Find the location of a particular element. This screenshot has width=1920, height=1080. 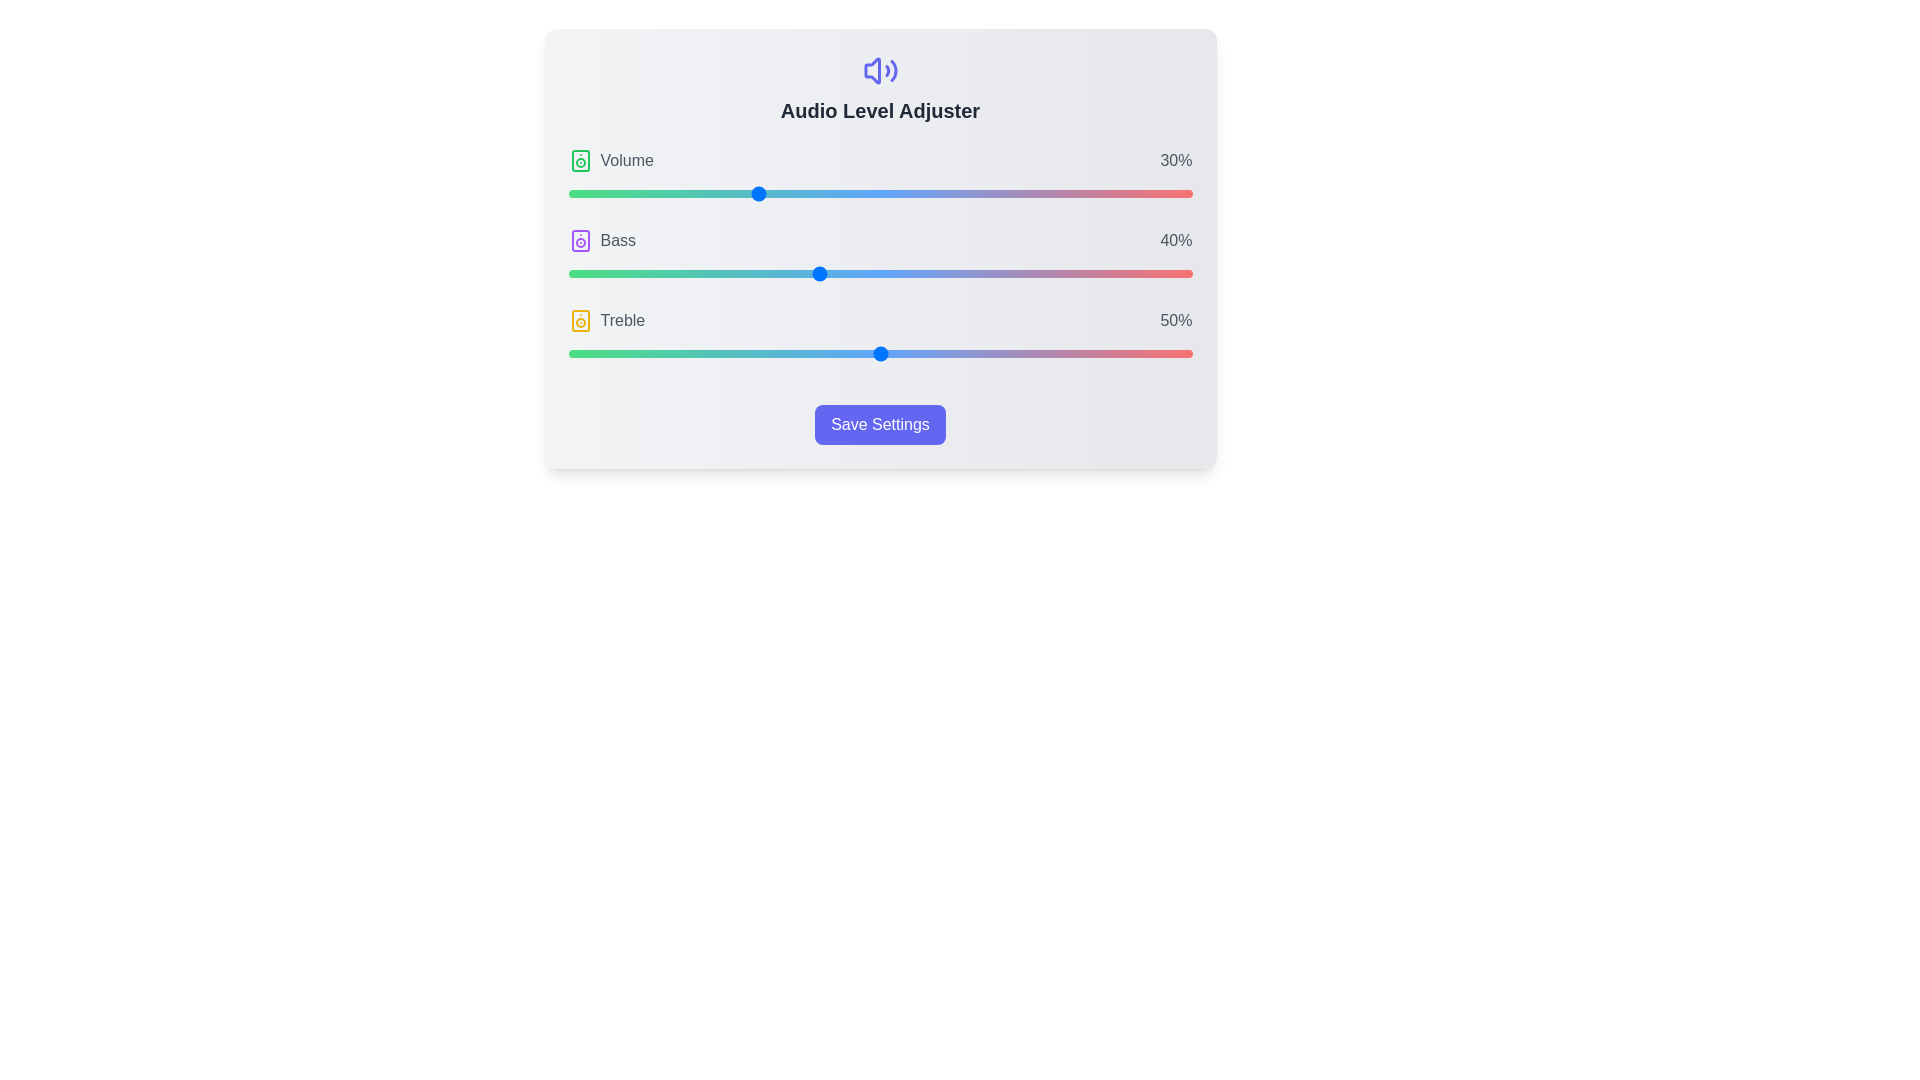

the Bass slider to 30% is located at coordinates (754, 273).